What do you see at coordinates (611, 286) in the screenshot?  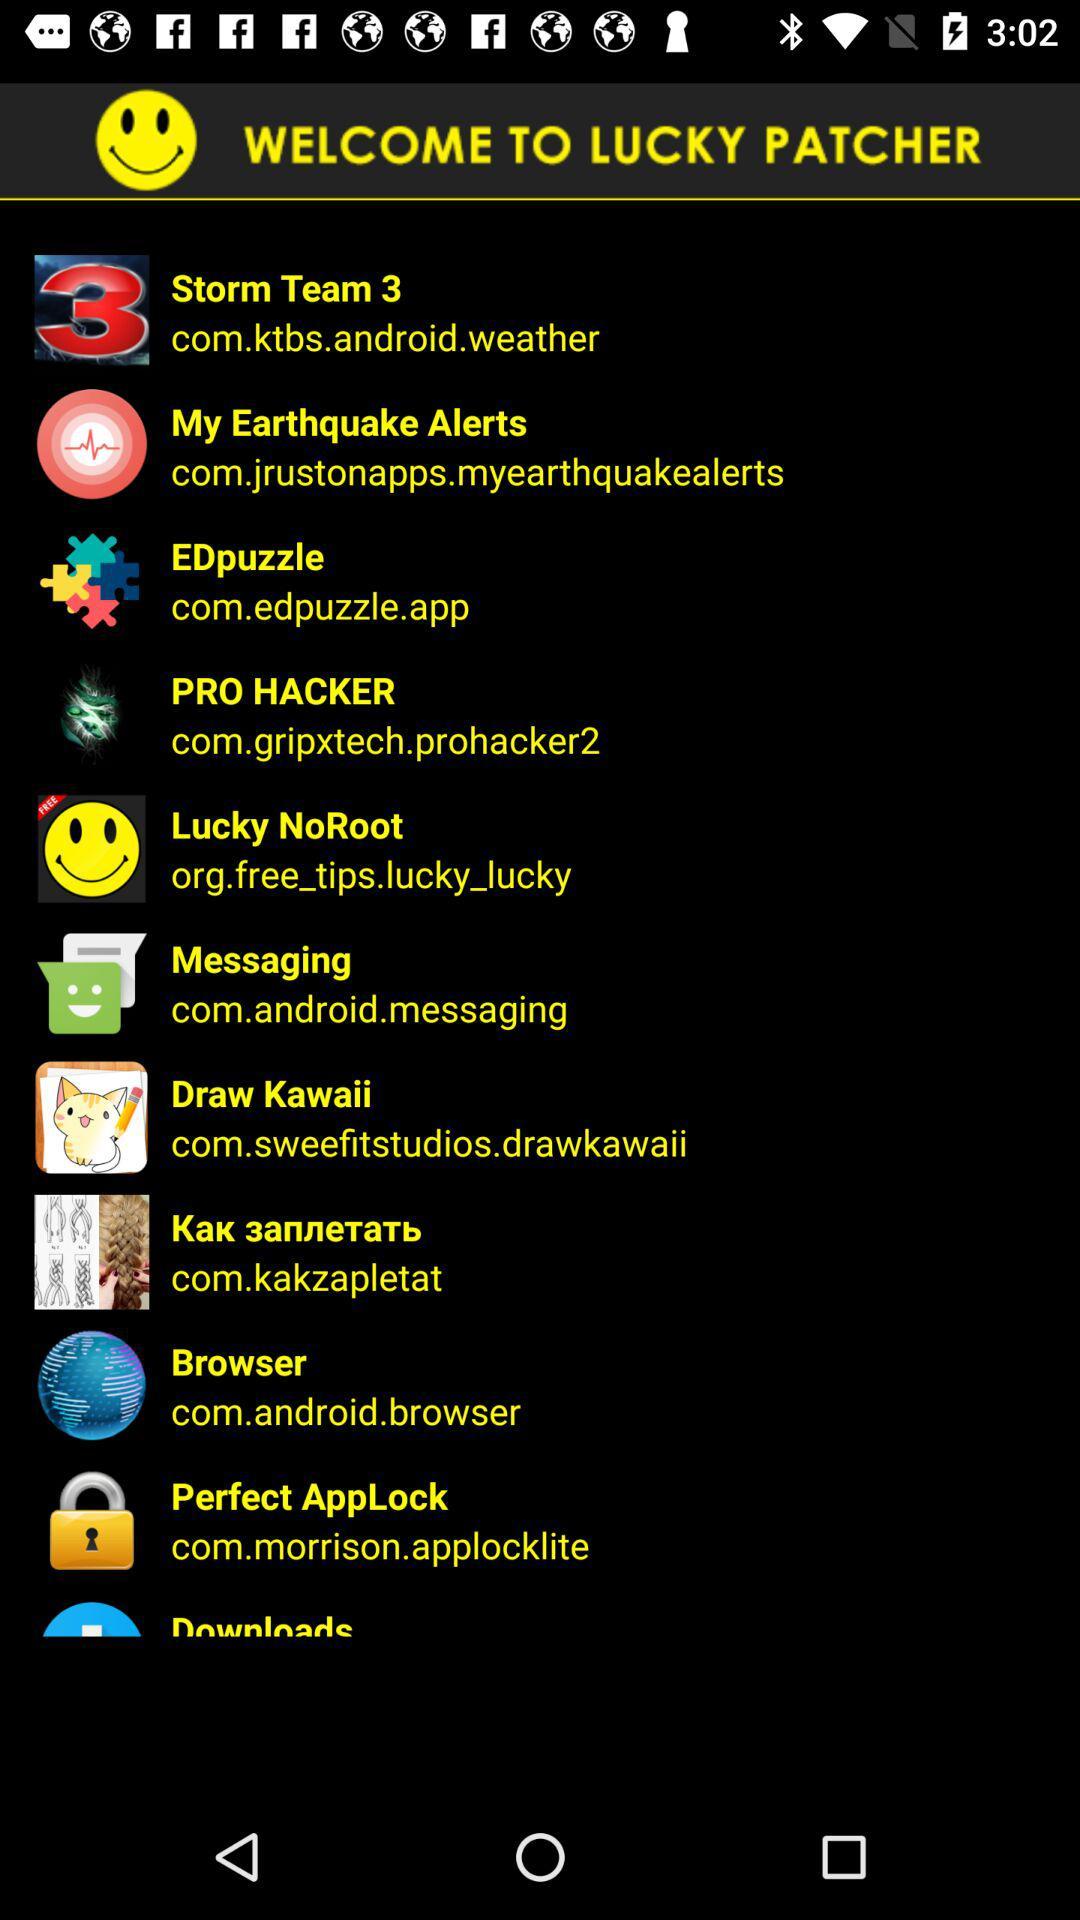 I see `icon above the com ktbs android item` at bounding box center [611, 286].